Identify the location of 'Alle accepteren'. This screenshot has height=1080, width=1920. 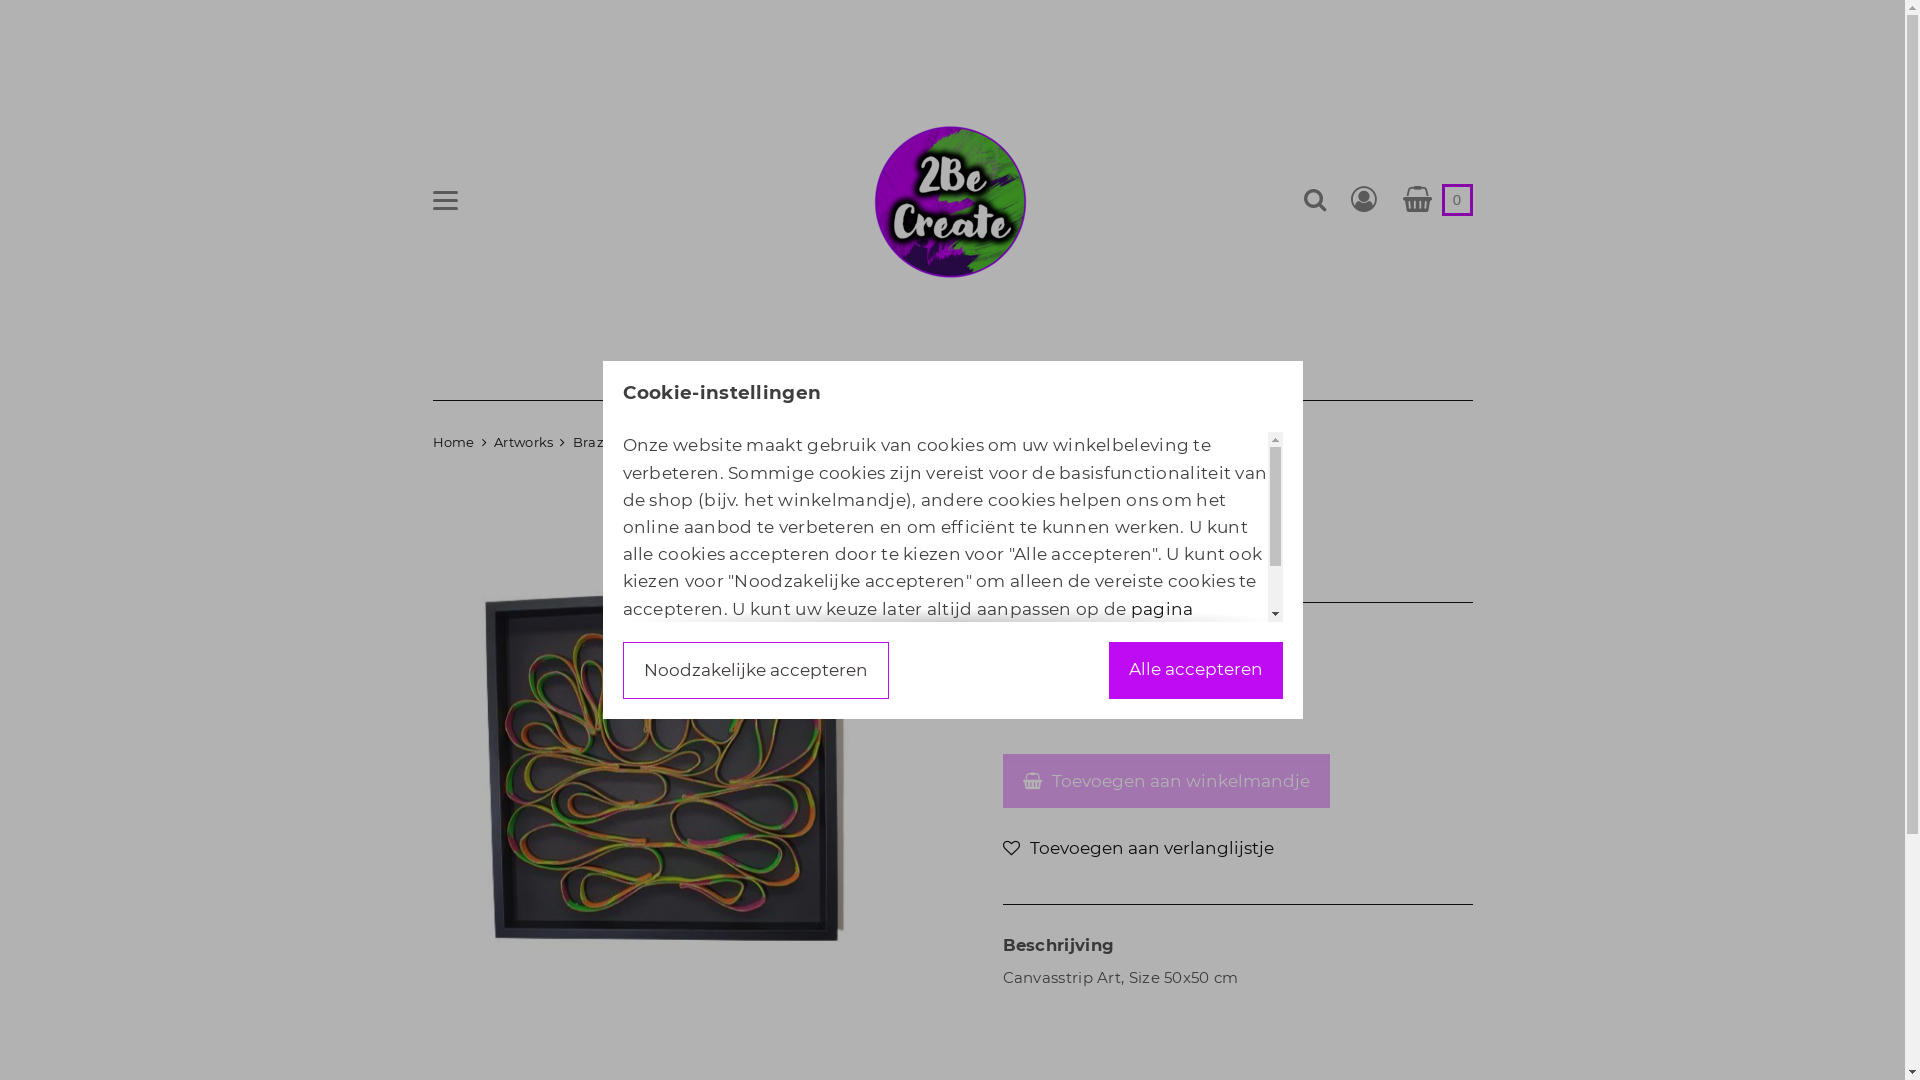
(1195, 670).